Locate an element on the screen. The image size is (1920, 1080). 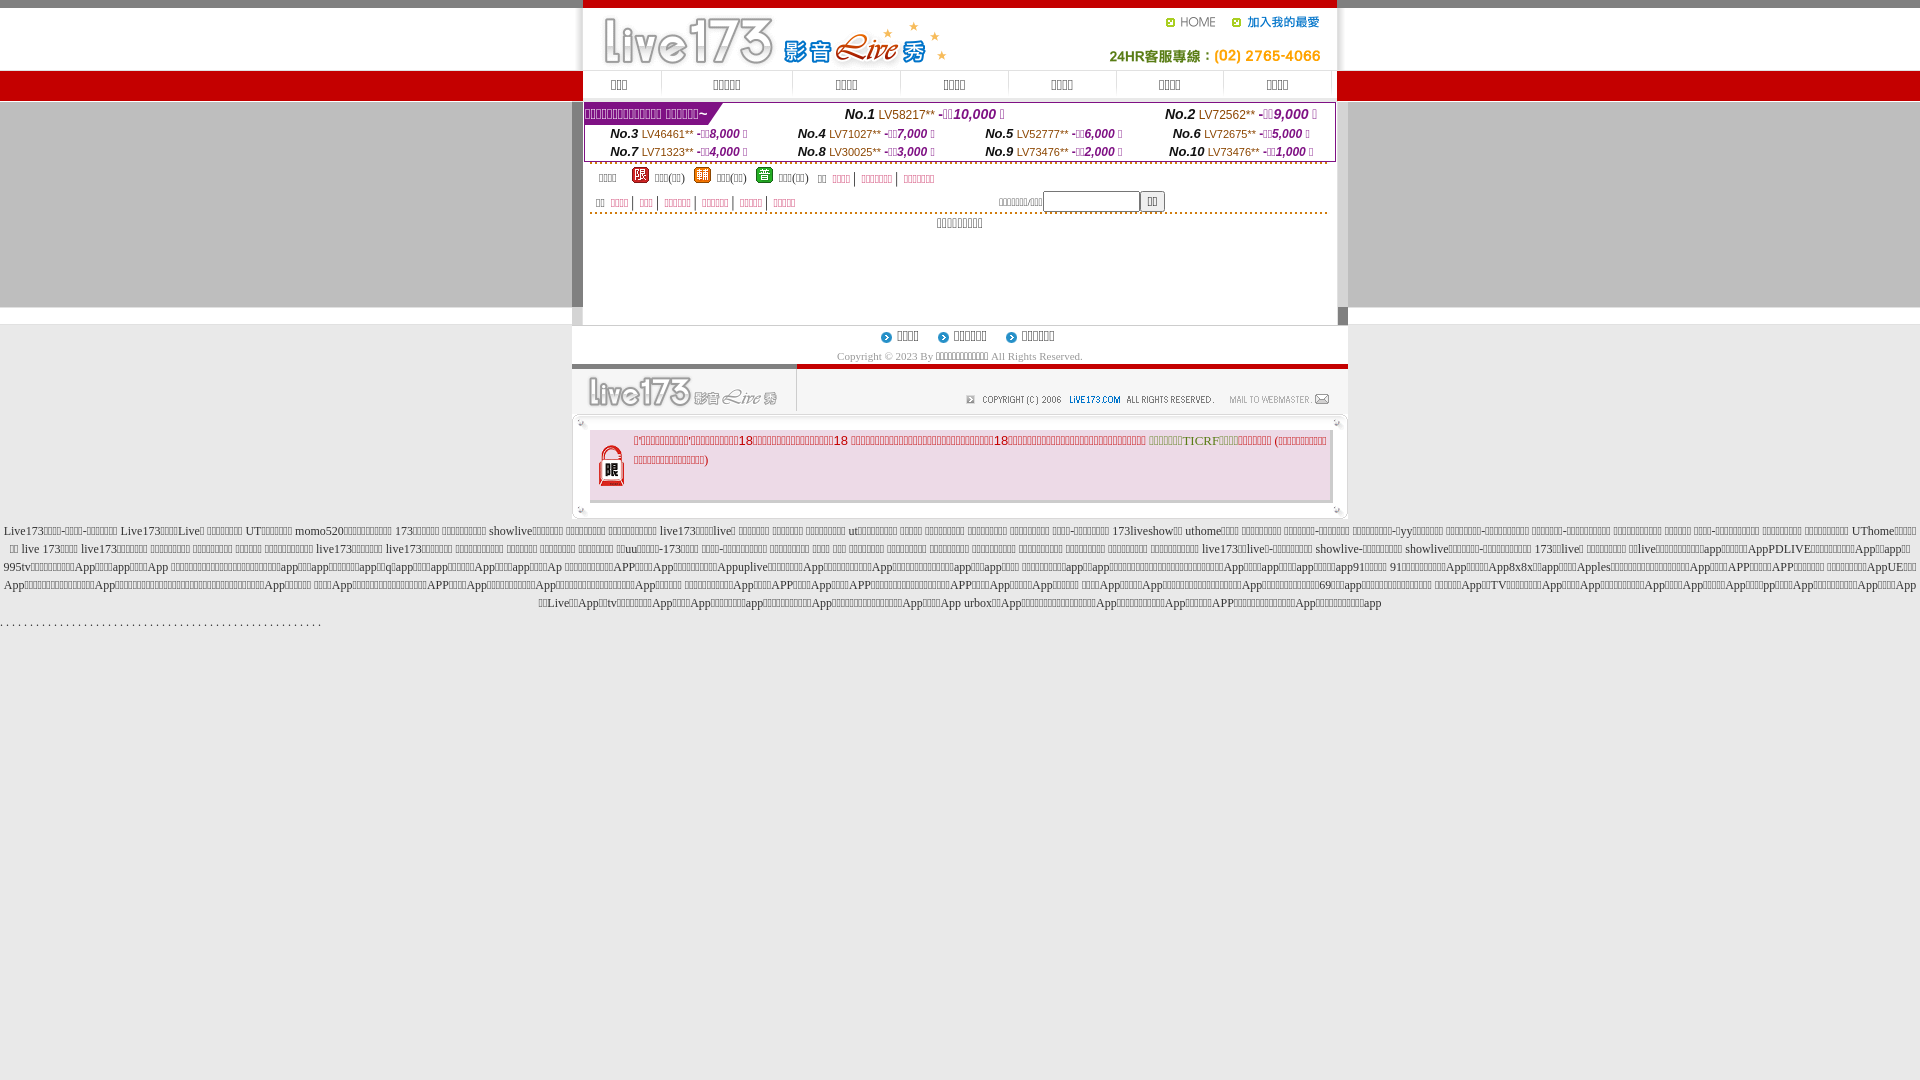
'.' is located at coordinates (144, 620).